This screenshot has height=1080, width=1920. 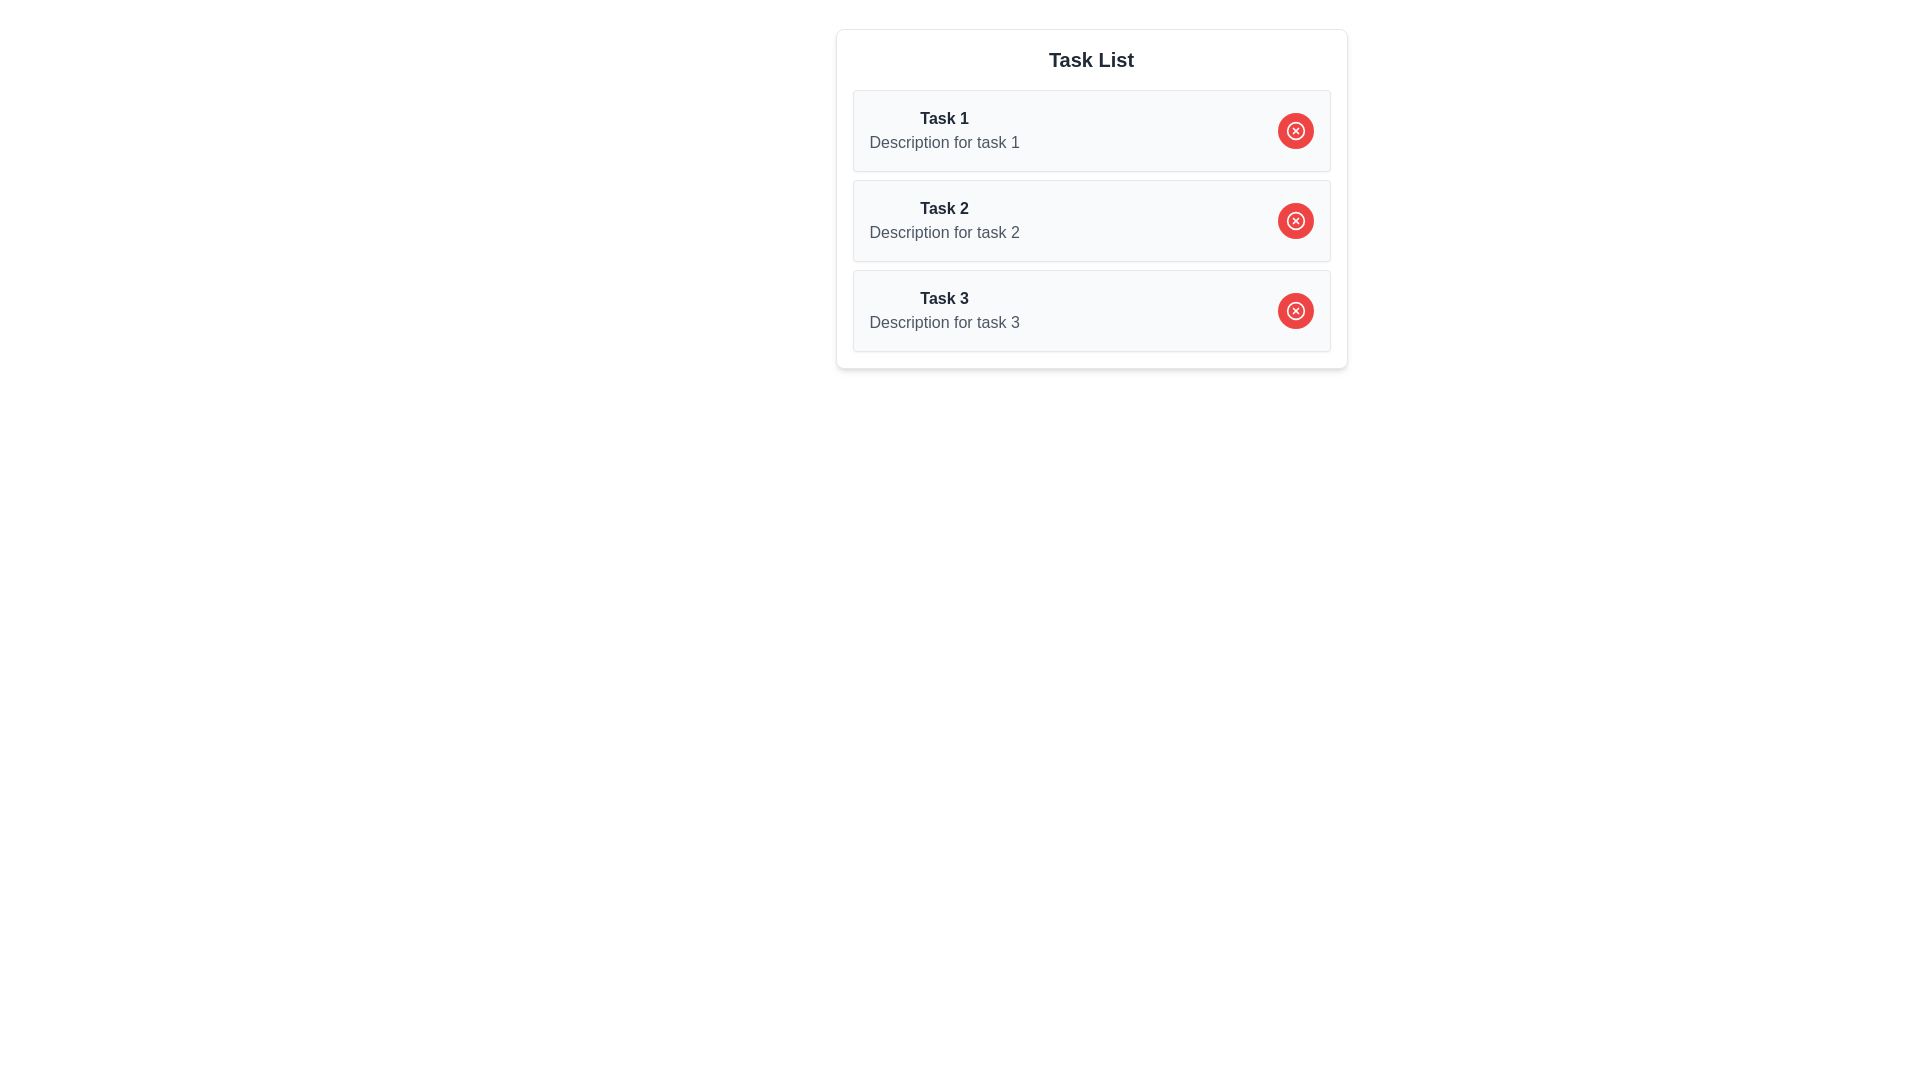 What do you see at coordinates (943, 220) in the screenshot?
I see `text block representing the title and description of the second task in the task list, located between 'Task 1' and 'Task 3'` at bounding box center [943, 220].